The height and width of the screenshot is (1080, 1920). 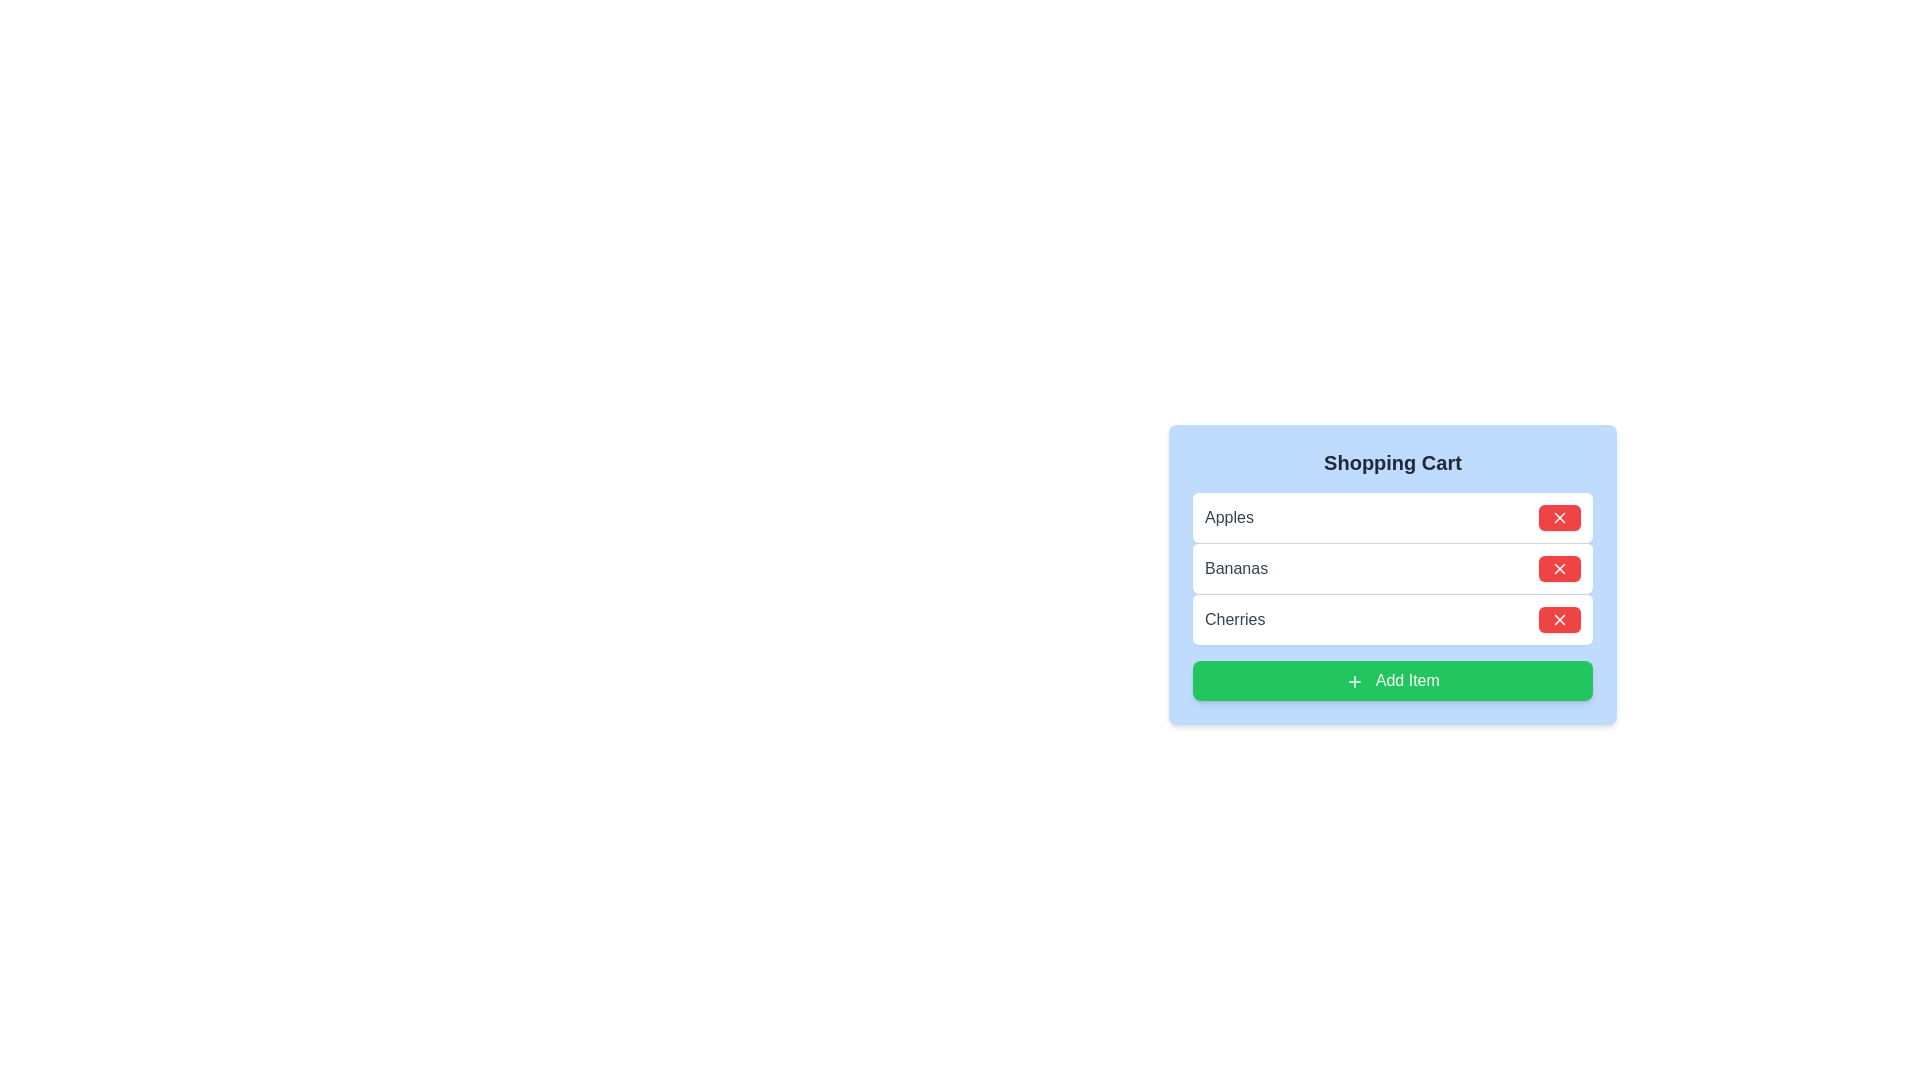 What do you see at coordinates (1559, 569) in the screenshot?
I see `the small, red-colored button with a white 'X' icon located in the 'Bananas' row of the shopping cart list` at bounding box center [1559, 569].